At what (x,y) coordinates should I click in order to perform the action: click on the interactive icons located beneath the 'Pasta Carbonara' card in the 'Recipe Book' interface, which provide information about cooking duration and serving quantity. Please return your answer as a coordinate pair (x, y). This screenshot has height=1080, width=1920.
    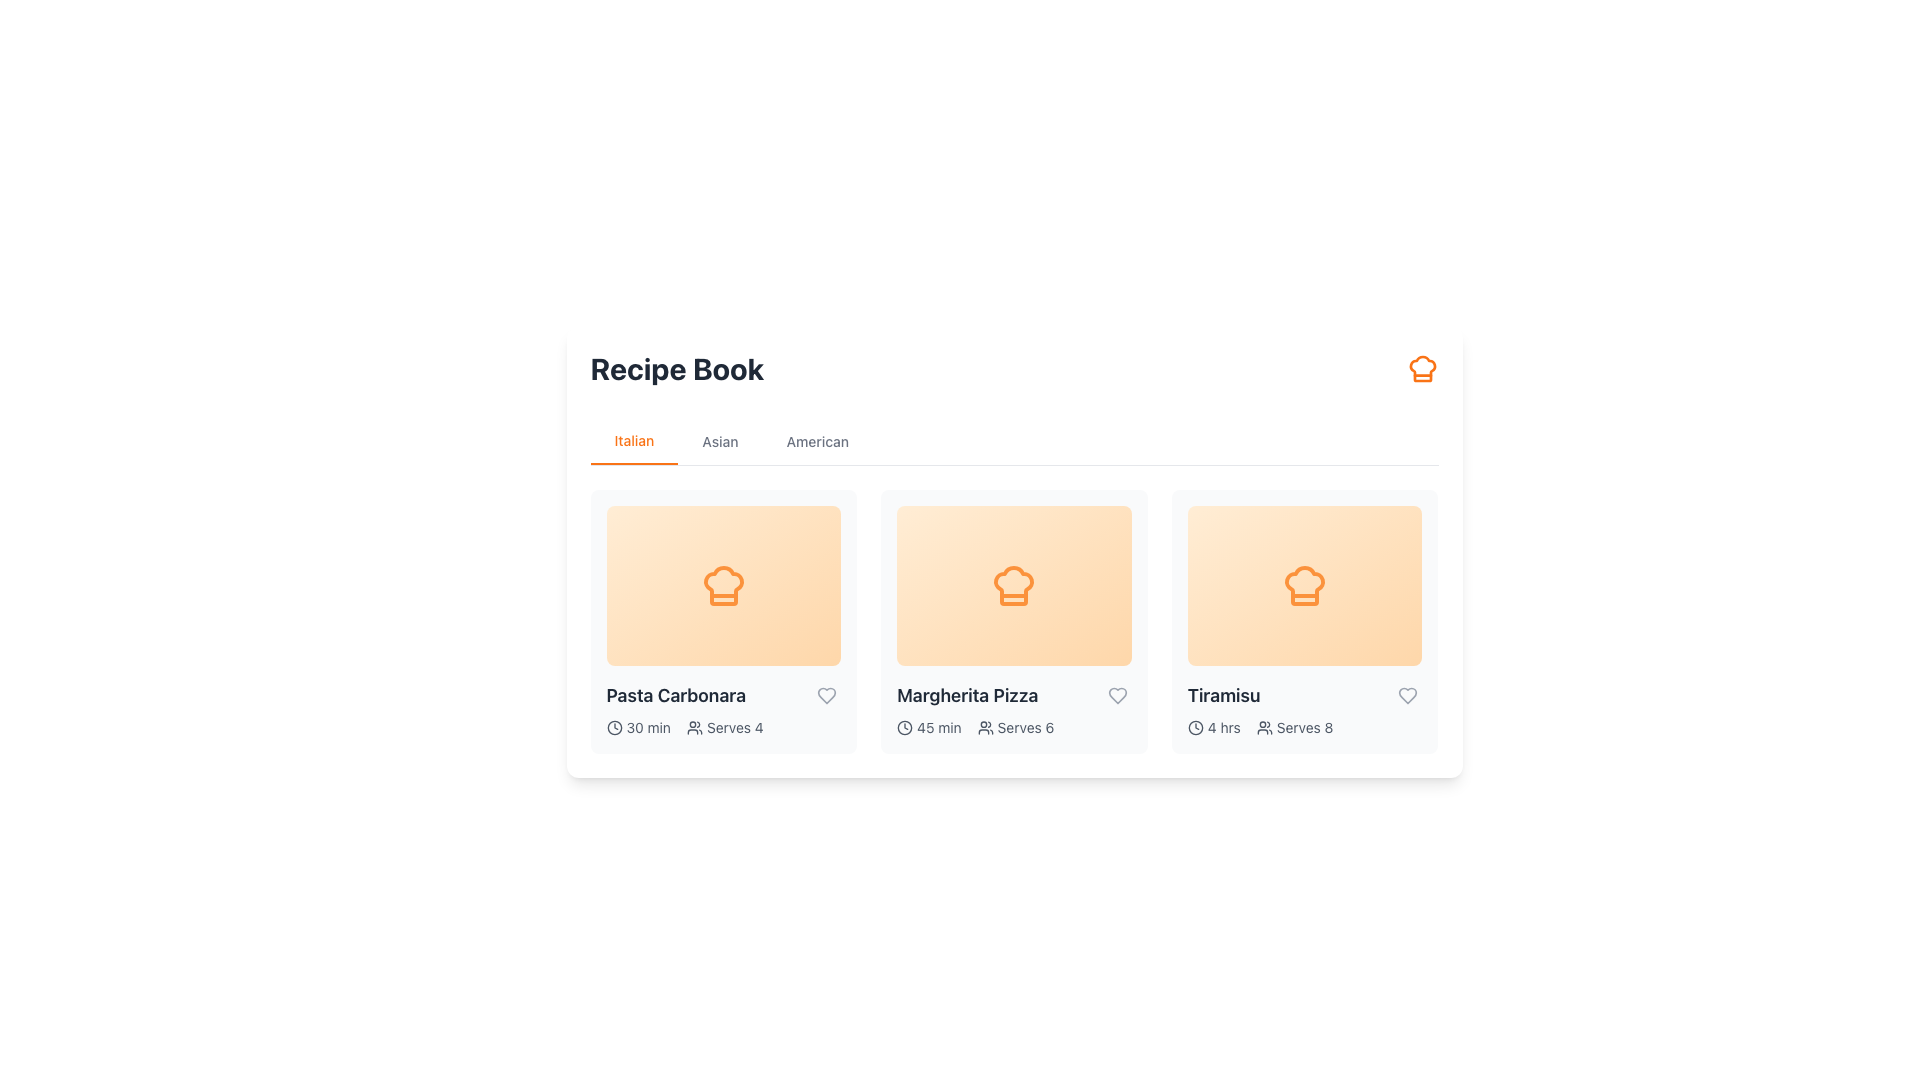
    Looking at the image, I should click on (722, 728).